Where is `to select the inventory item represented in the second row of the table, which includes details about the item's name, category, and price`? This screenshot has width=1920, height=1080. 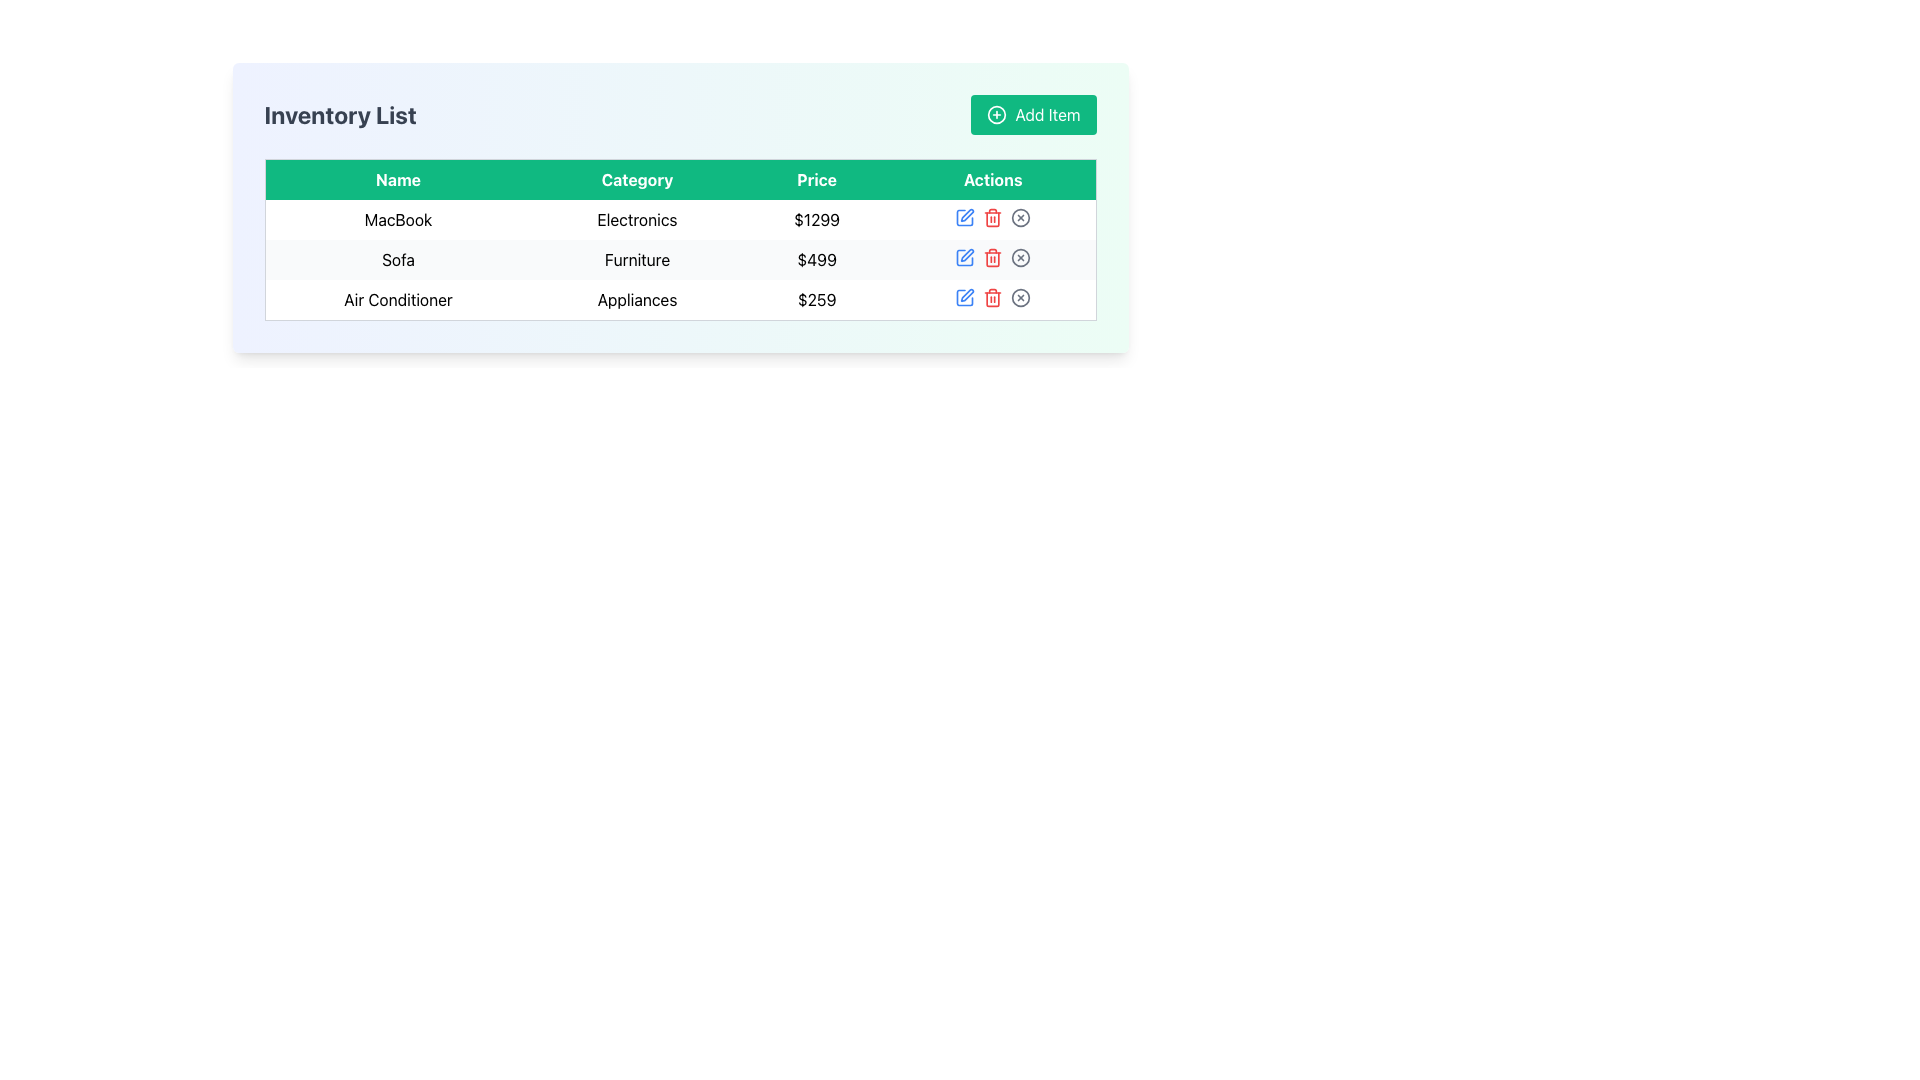
to select the inventory item represented in the second row of the table, which includes details about the item's name, category, and price is located at coordinates (680, 259).